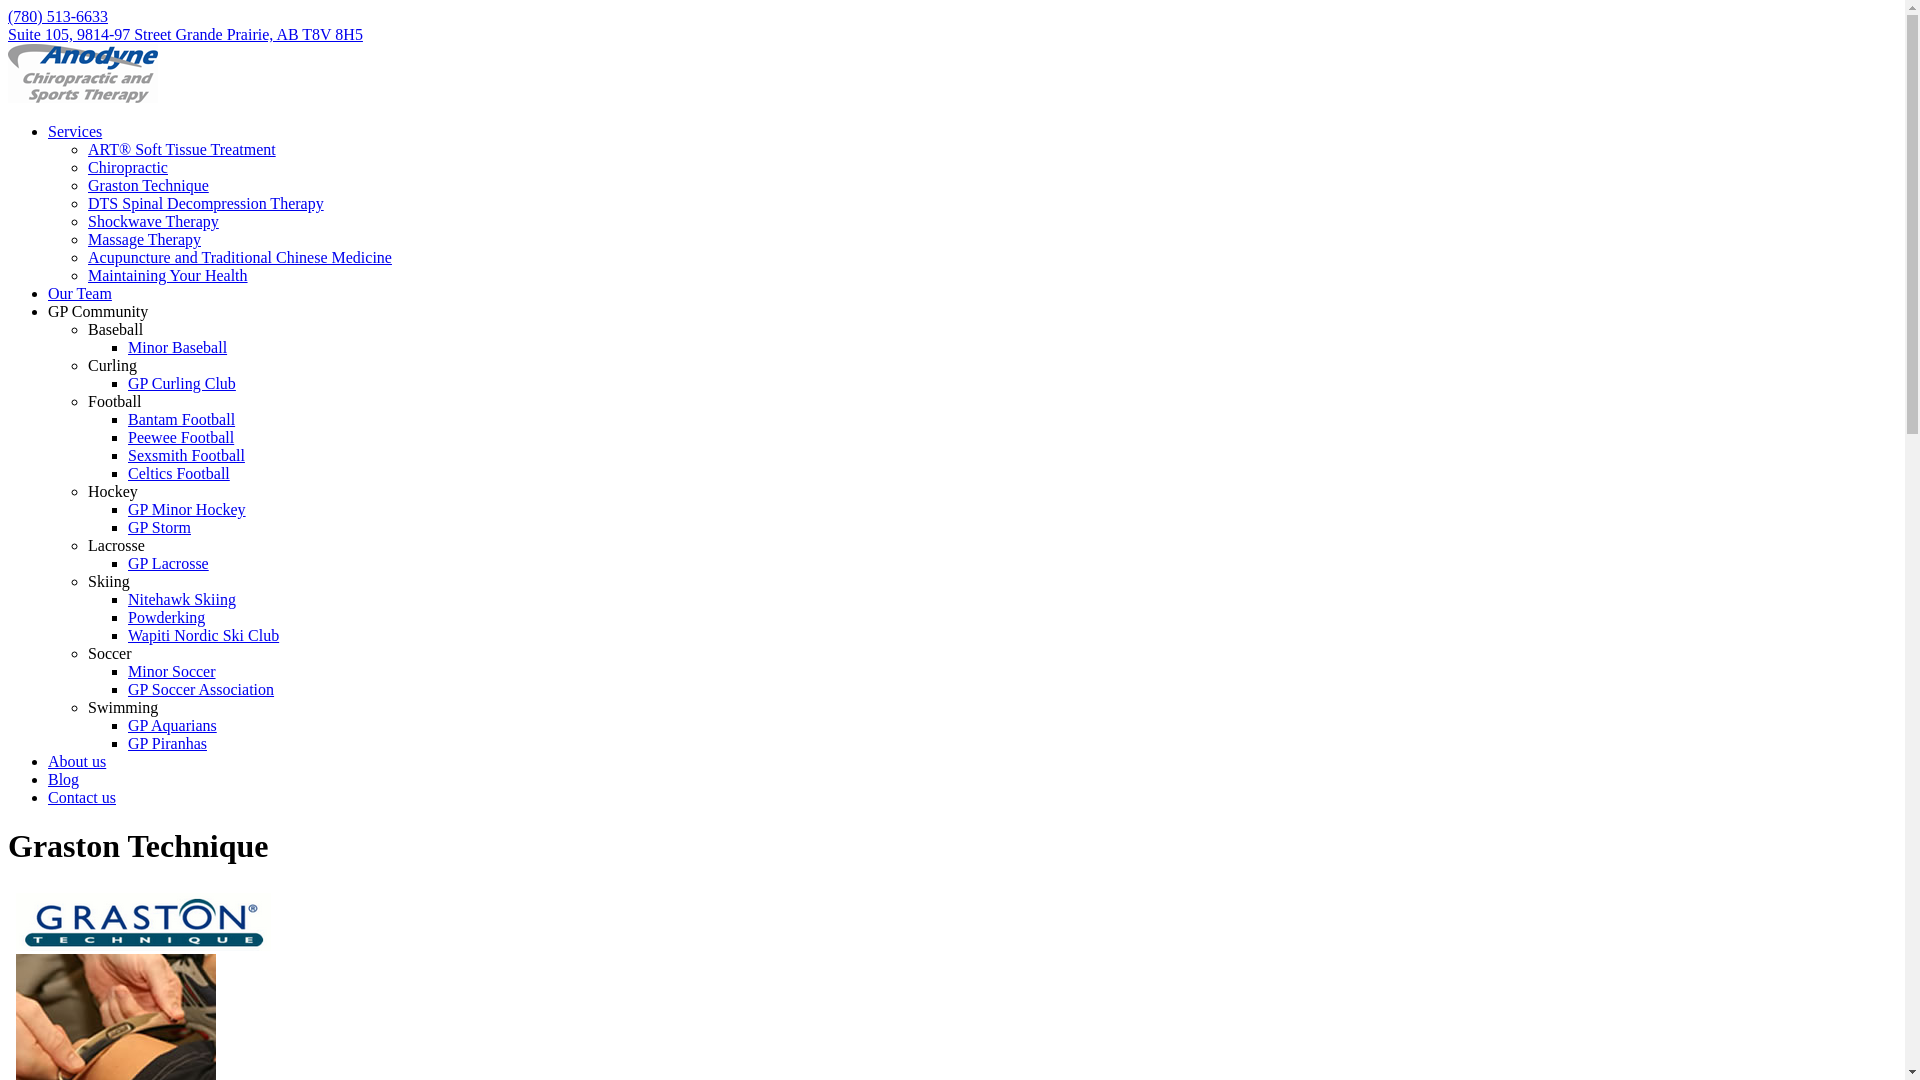  What do you see at coordinates (201, 688) in the screenshot?
I see `'GP Soccer Association'` at bounding box center [201, 688].